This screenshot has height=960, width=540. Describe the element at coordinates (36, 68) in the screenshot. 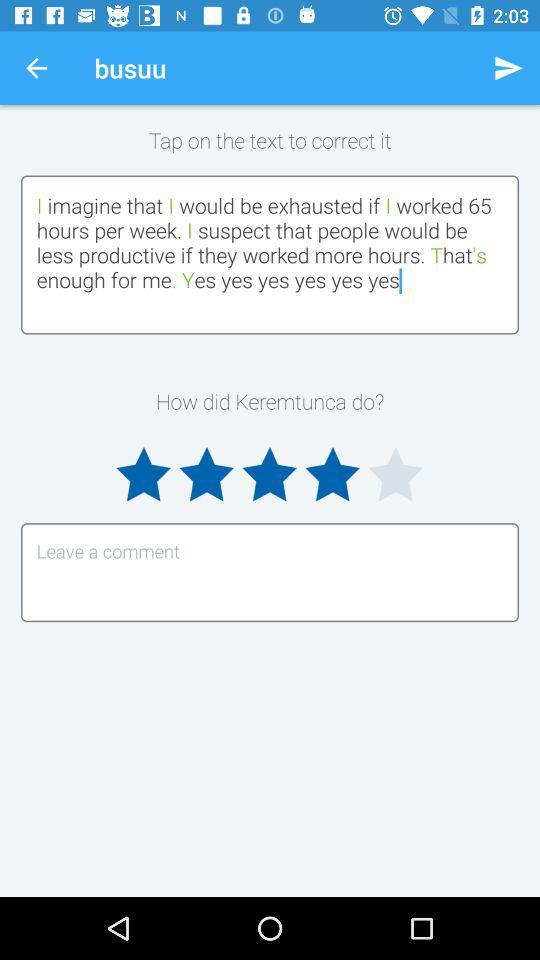

I see `icon to the left of the busuu app` at that location.